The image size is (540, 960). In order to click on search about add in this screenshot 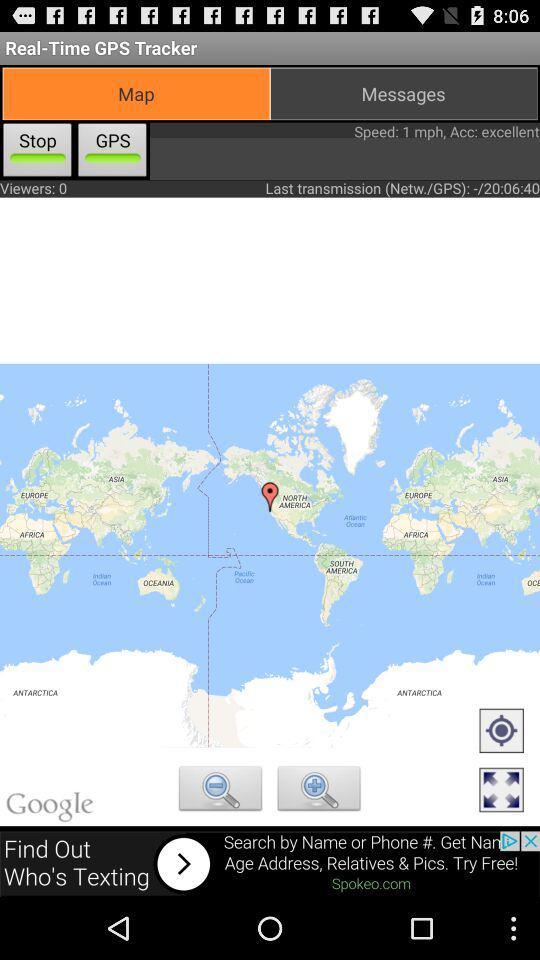, I will do `click(270, 863)`.